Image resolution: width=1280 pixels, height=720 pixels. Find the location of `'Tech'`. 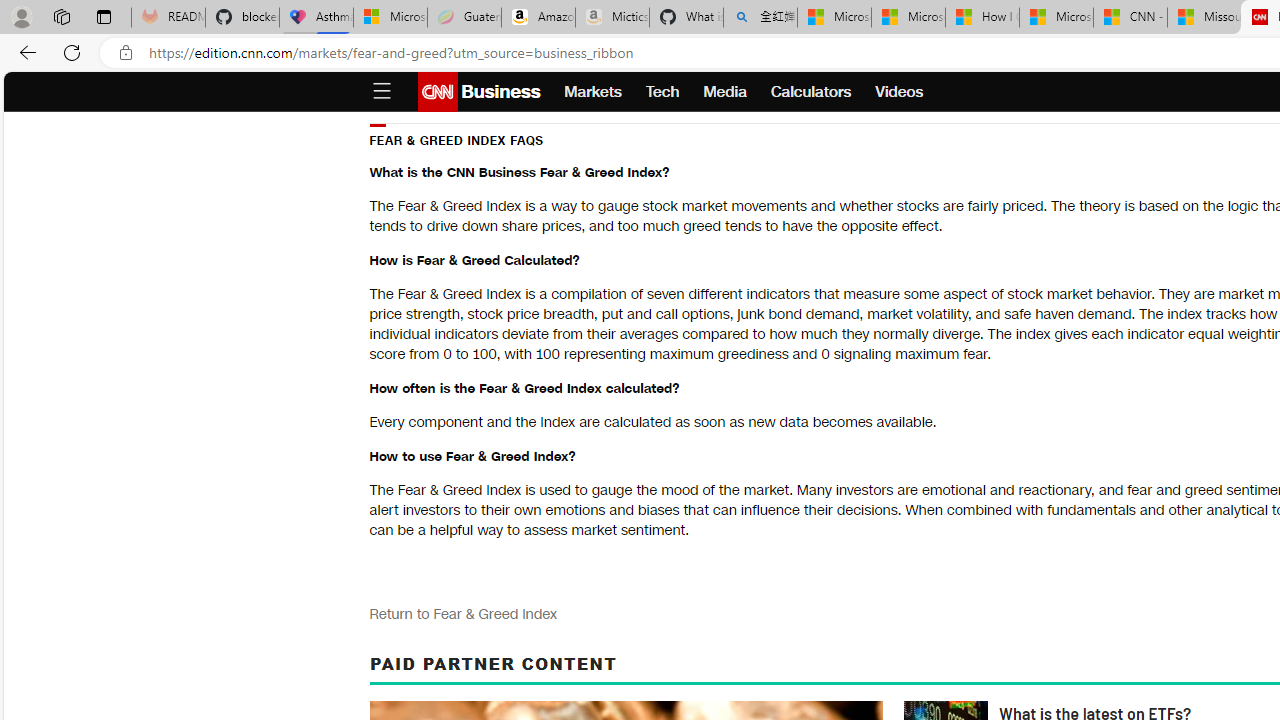

'Tech' is located at coordinates (662, 92).